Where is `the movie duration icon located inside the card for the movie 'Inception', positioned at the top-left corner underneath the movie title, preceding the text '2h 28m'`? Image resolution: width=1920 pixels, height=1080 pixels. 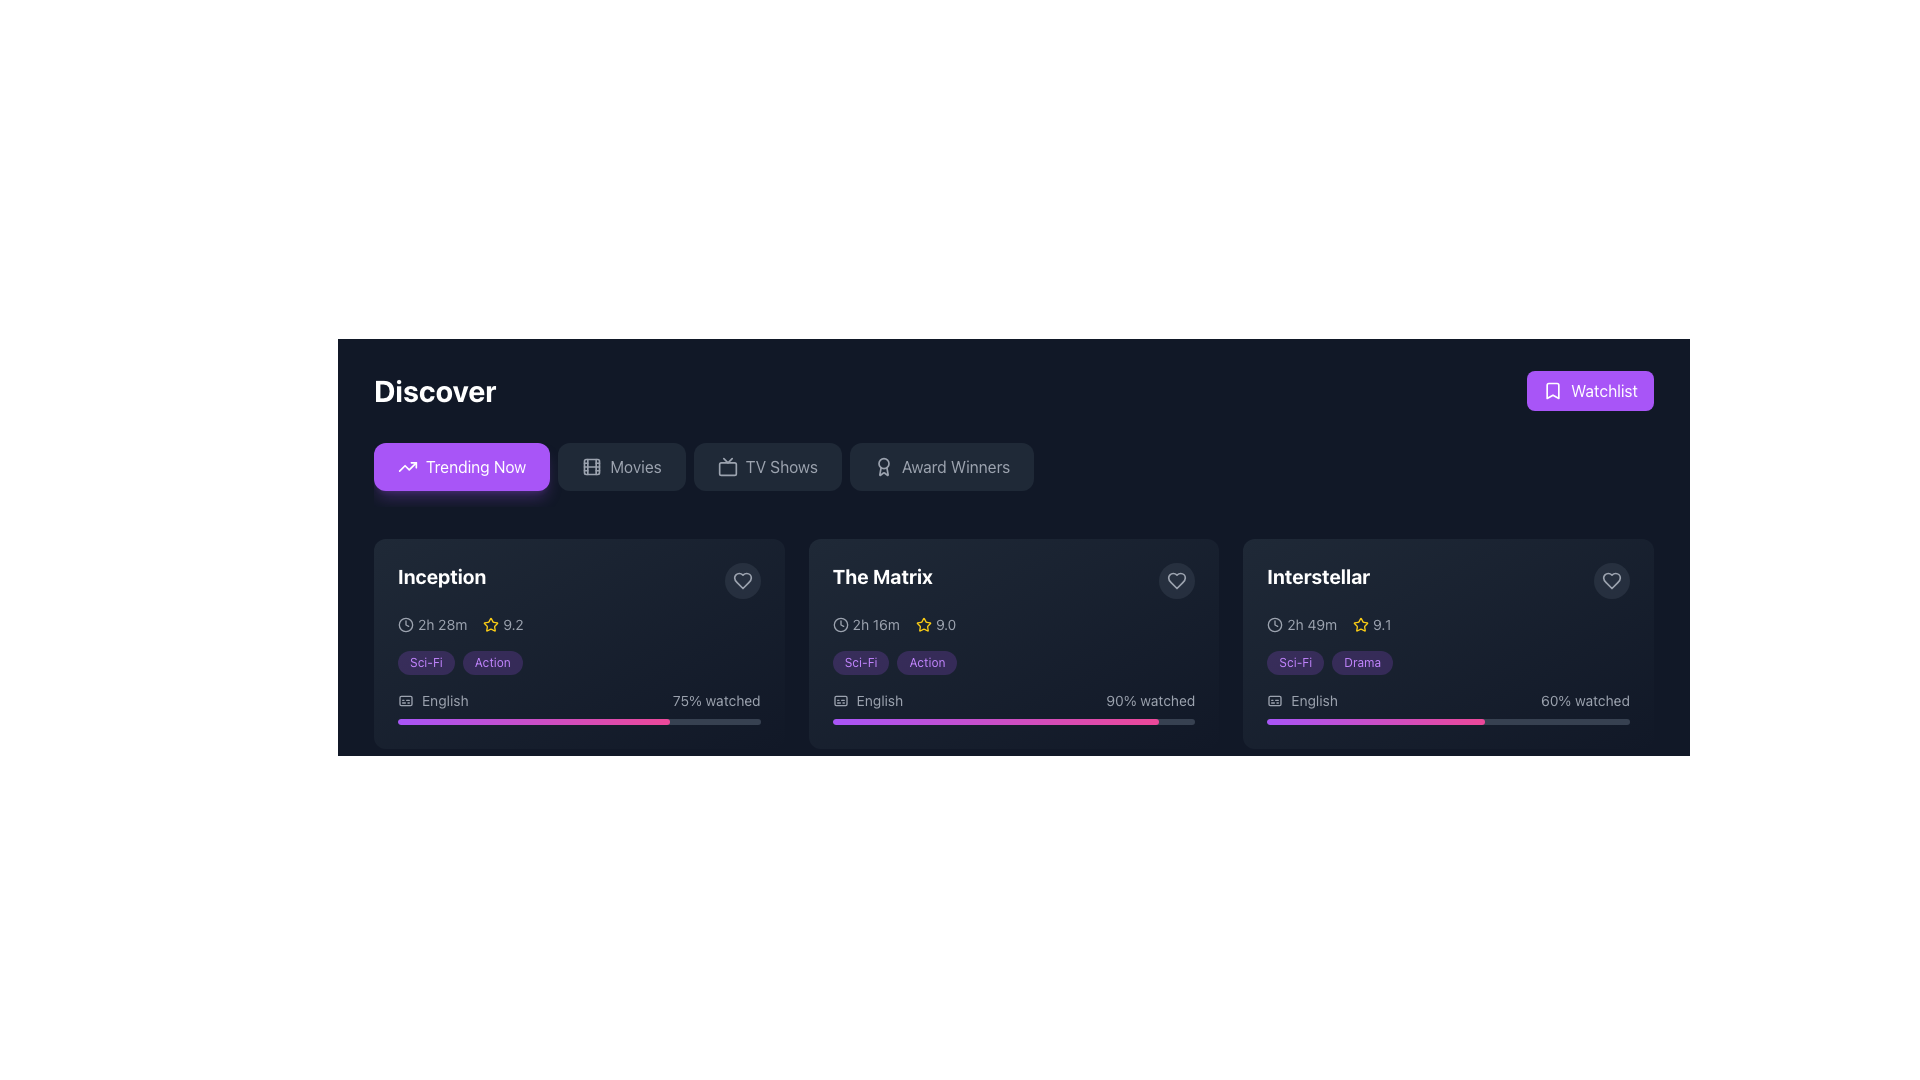
the movie duration icon located inside the card for the movie 'Inception', positioned at the top-left corner underneath the movie title, preceding the text '2h 28m' is located at coordinates (405, 623).